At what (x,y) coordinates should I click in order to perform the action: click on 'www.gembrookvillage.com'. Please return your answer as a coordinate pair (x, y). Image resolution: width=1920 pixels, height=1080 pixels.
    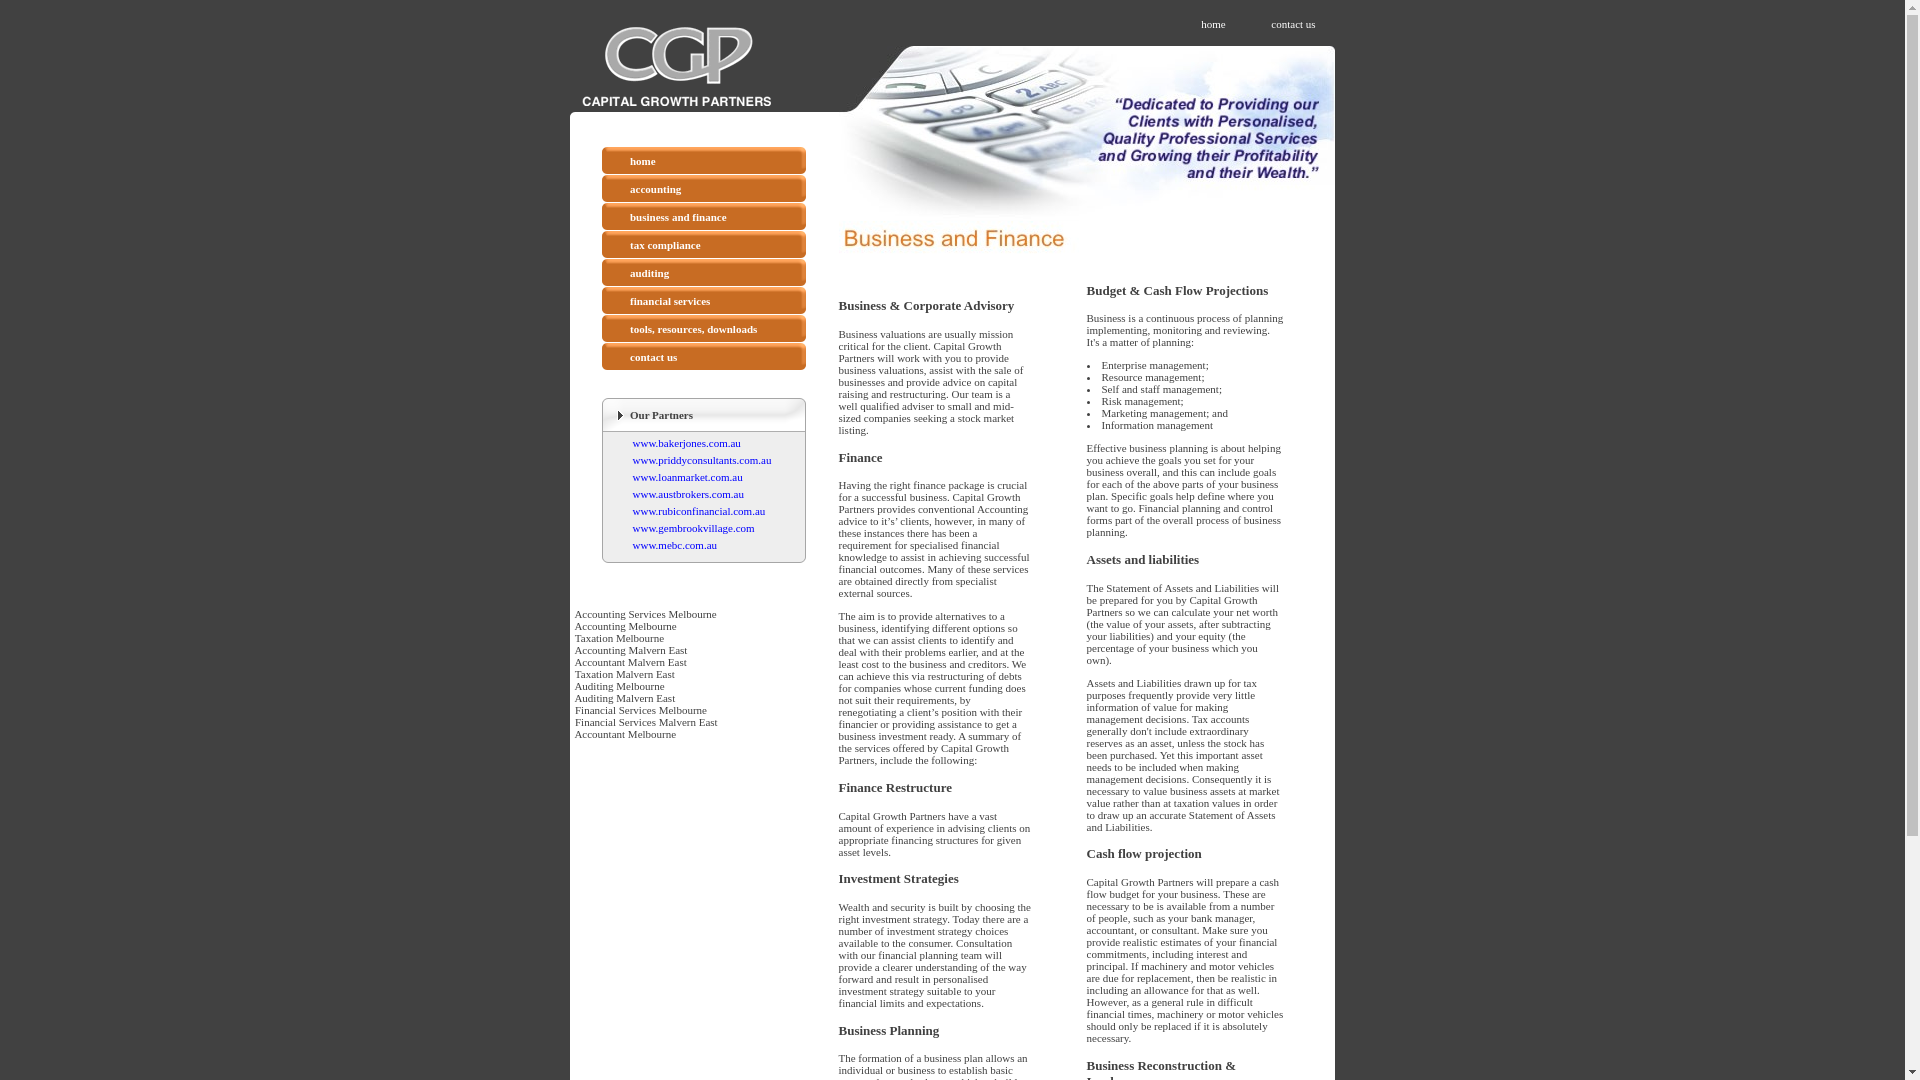
    Looking at the image, I should click on (692, 527).